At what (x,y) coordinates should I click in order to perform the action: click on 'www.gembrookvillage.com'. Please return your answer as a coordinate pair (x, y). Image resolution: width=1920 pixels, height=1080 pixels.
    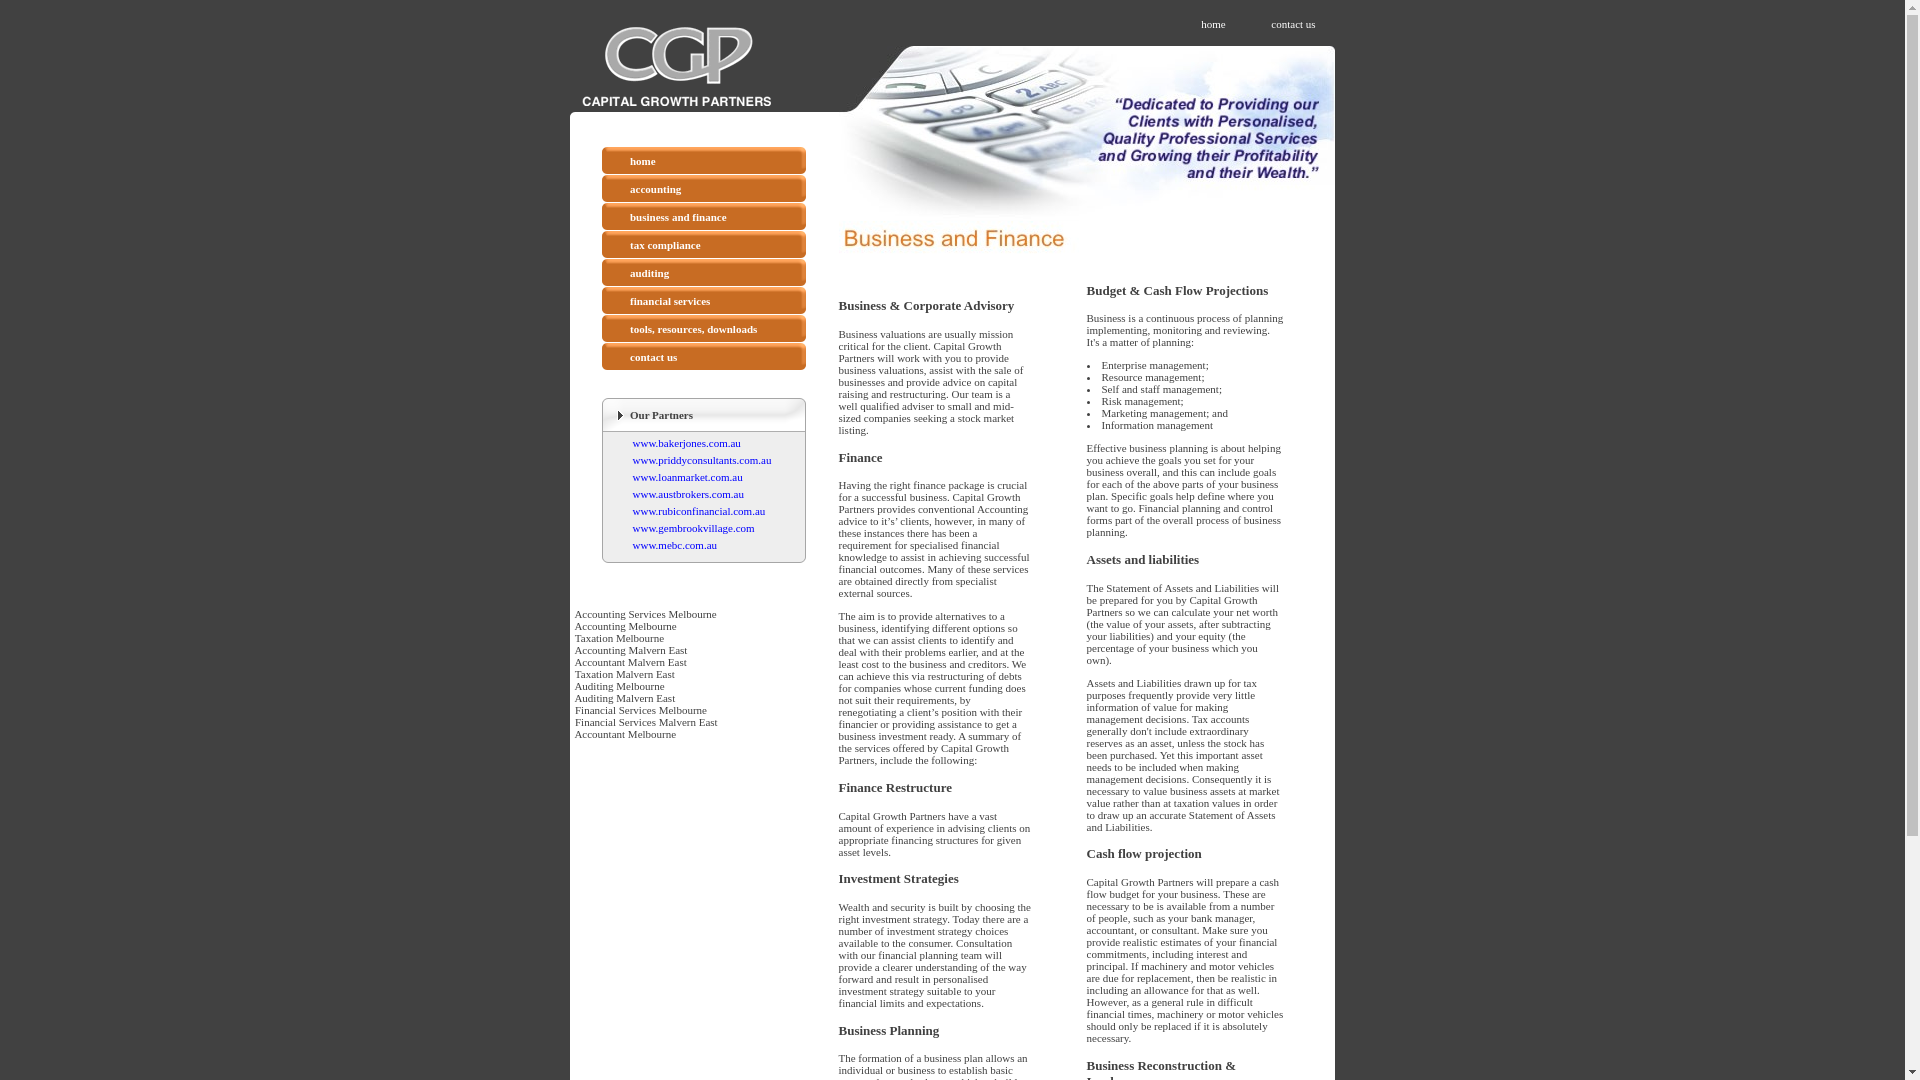
    Looking at the image, I should click on (692, 527).